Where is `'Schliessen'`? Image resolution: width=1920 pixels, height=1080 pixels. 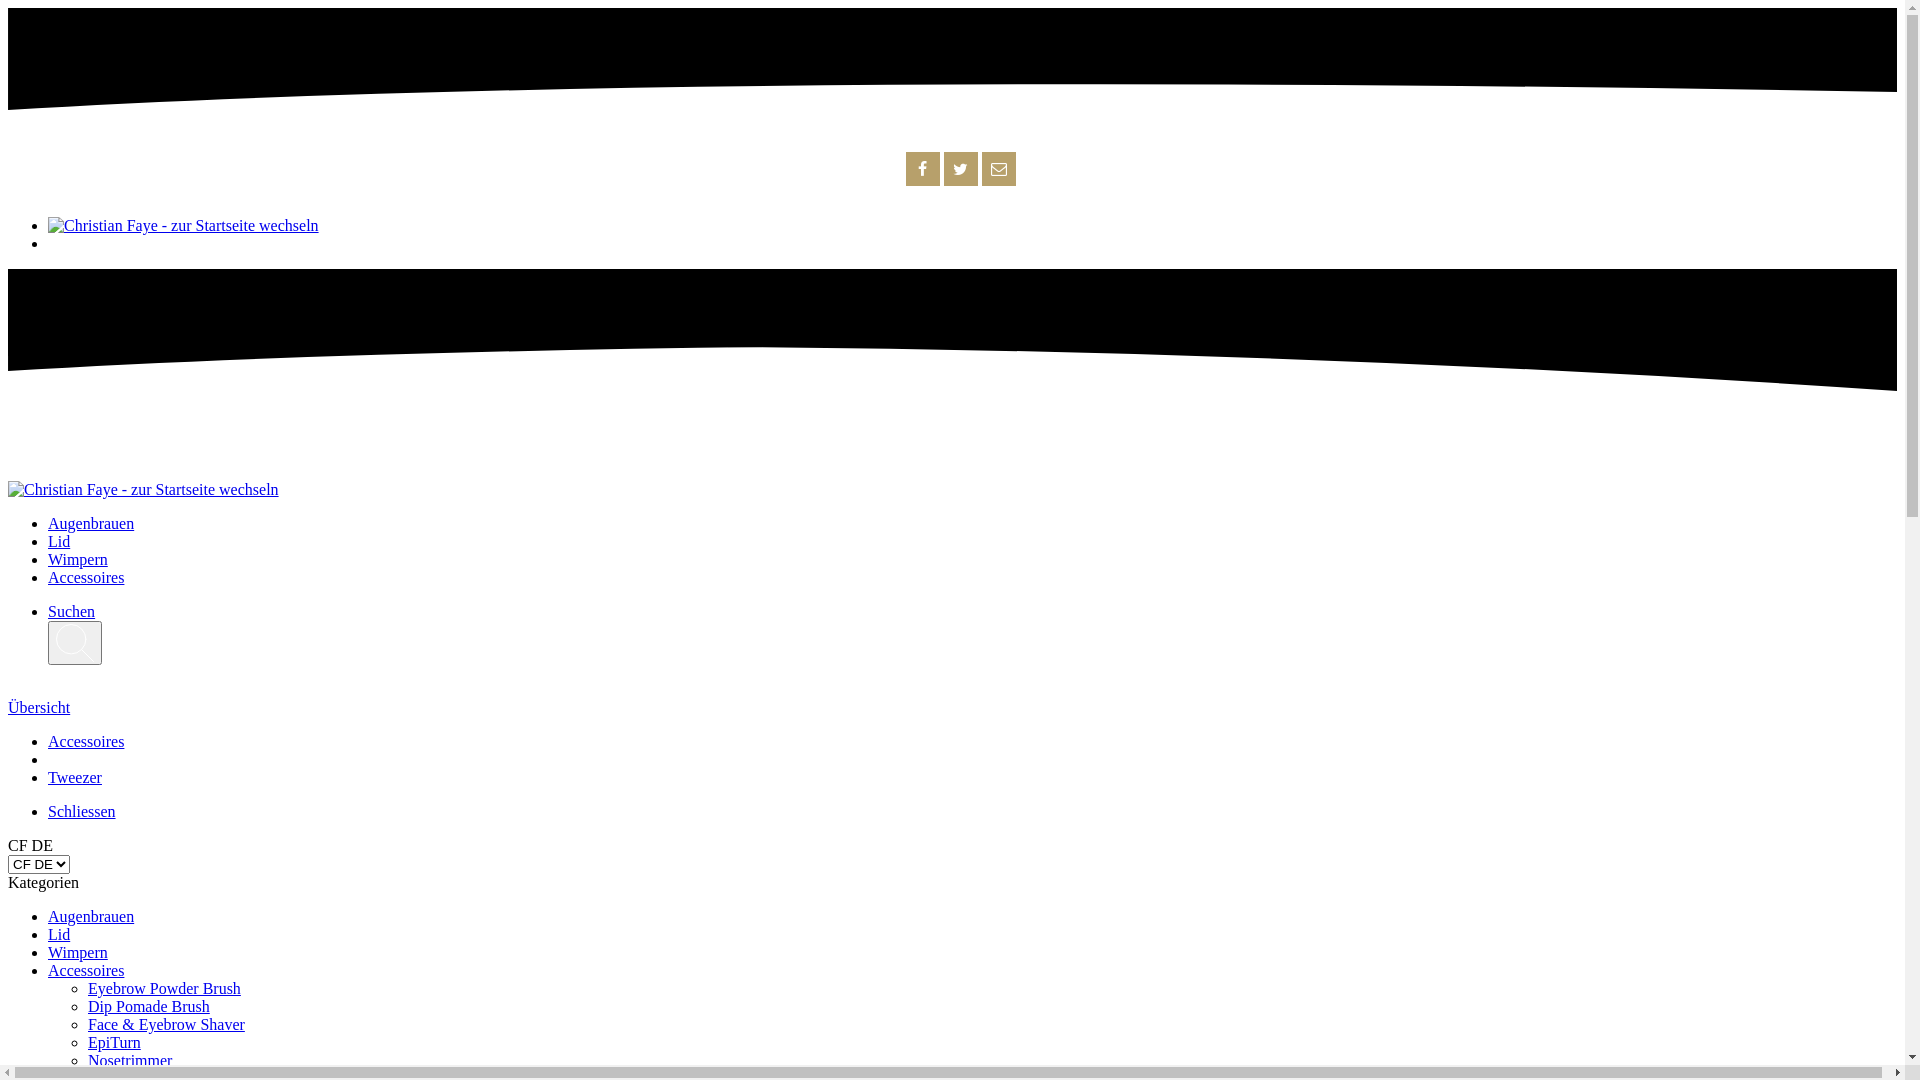 'Schliessen' is located at coordinates (48, 811).